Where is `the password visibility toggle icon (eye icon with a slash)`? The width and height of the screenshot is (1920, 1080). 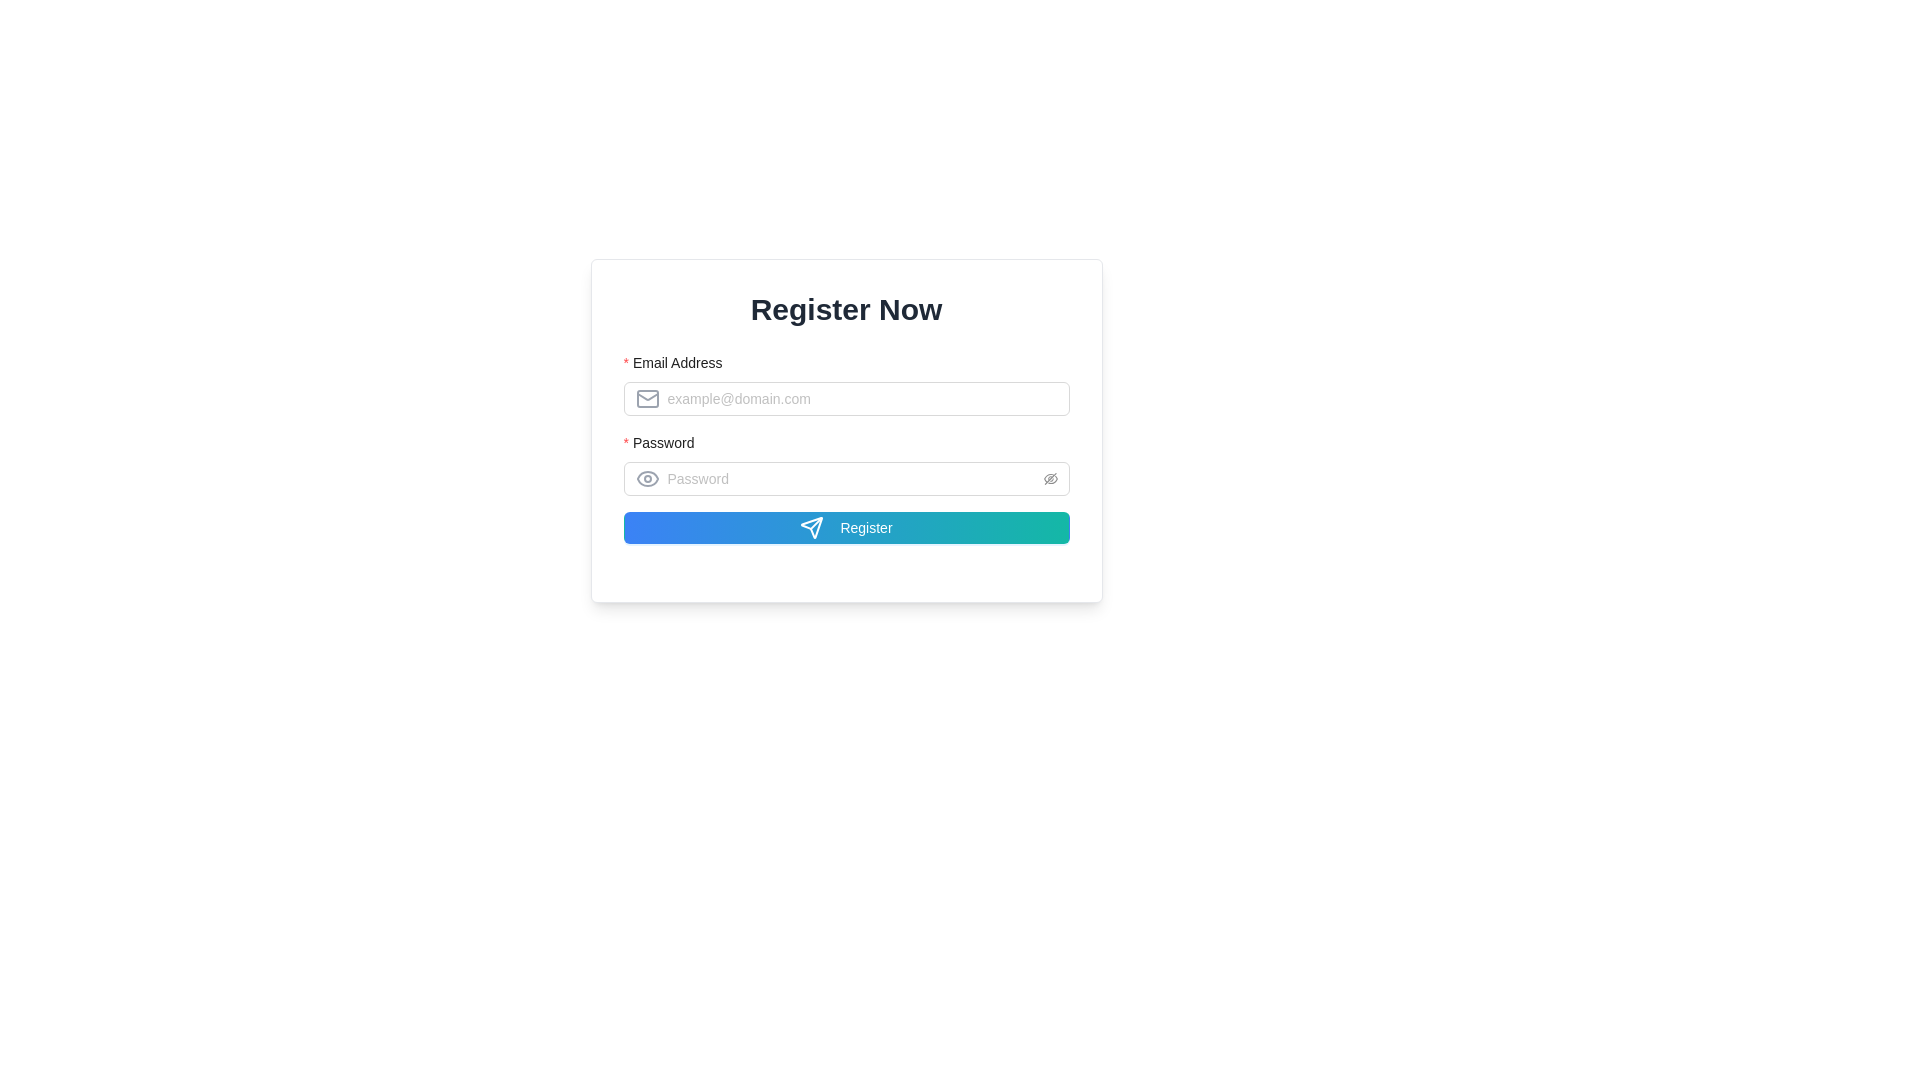
the password visibility toggle icon (eye icon with a slash) is located at coordinates (1049, 478).